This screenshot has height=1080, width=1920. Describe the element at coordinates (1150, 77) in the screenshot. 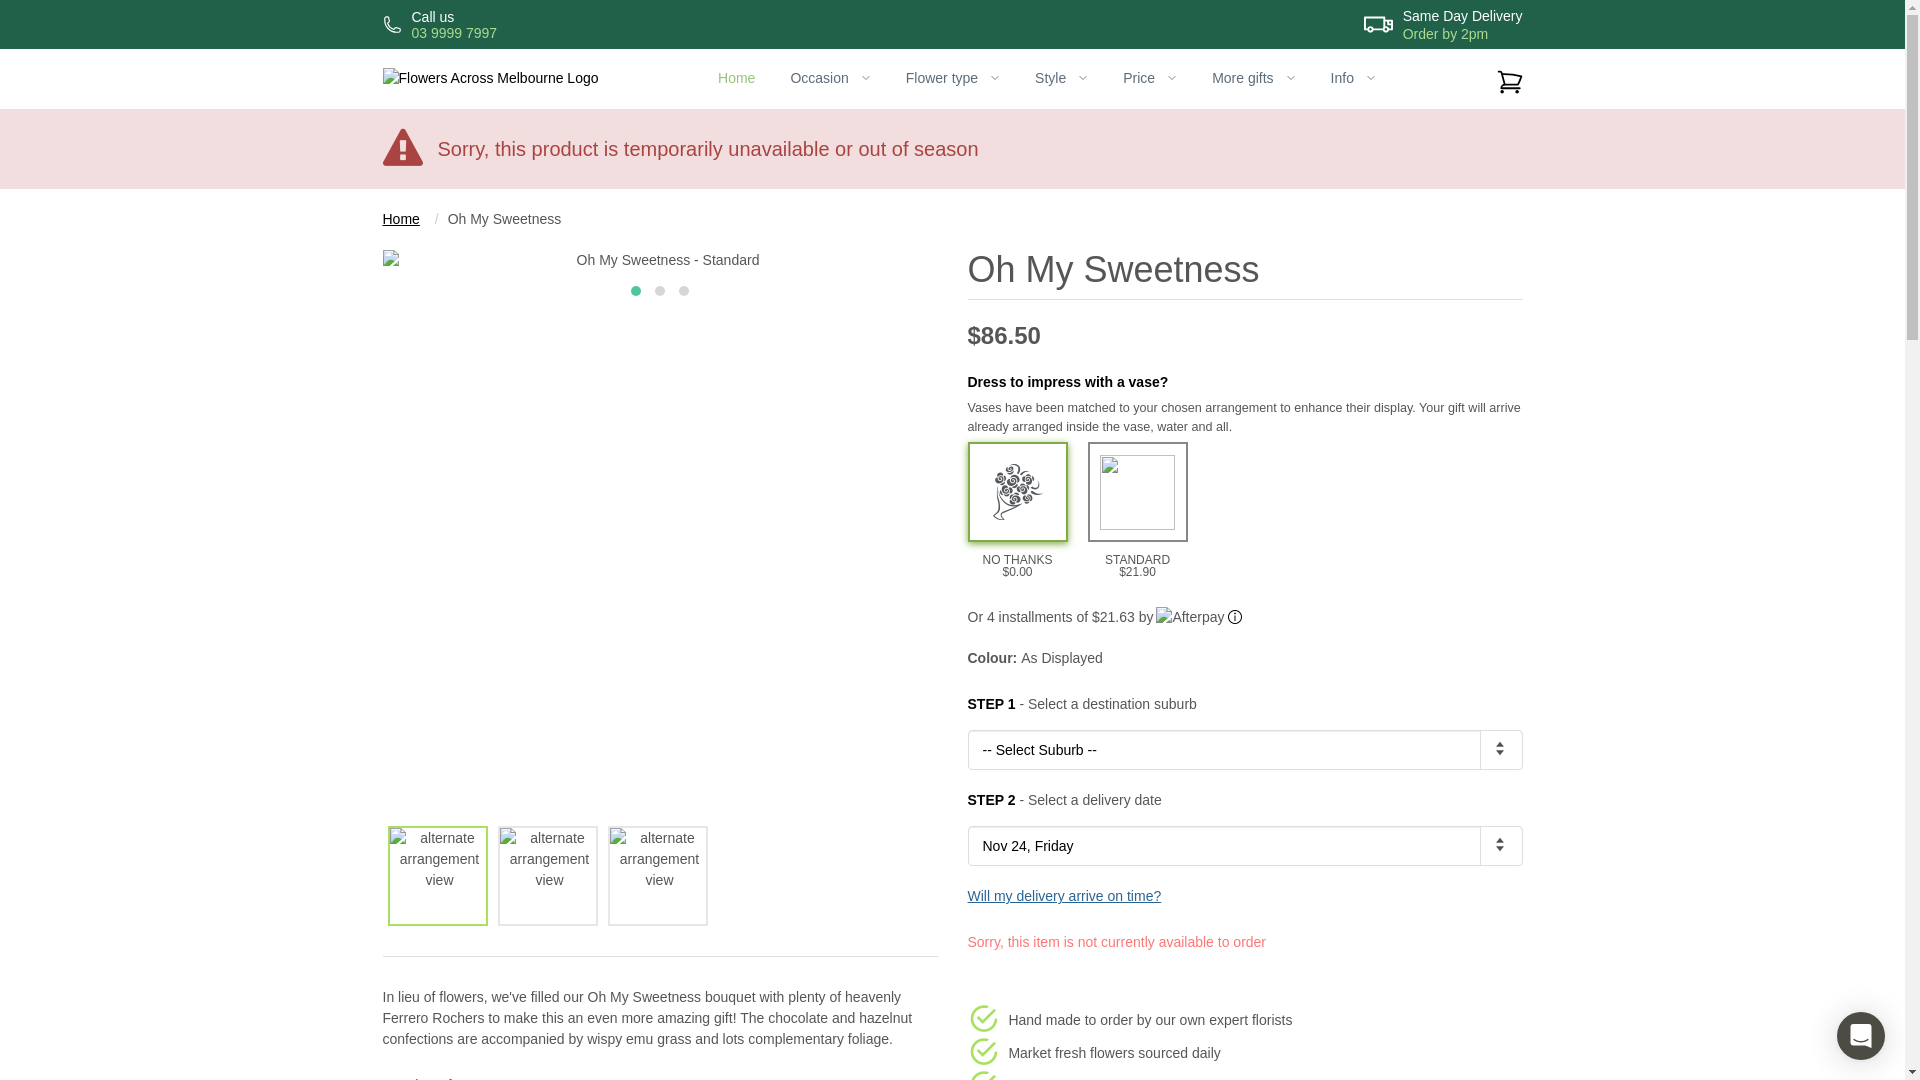

I see `'Price'` at that location.